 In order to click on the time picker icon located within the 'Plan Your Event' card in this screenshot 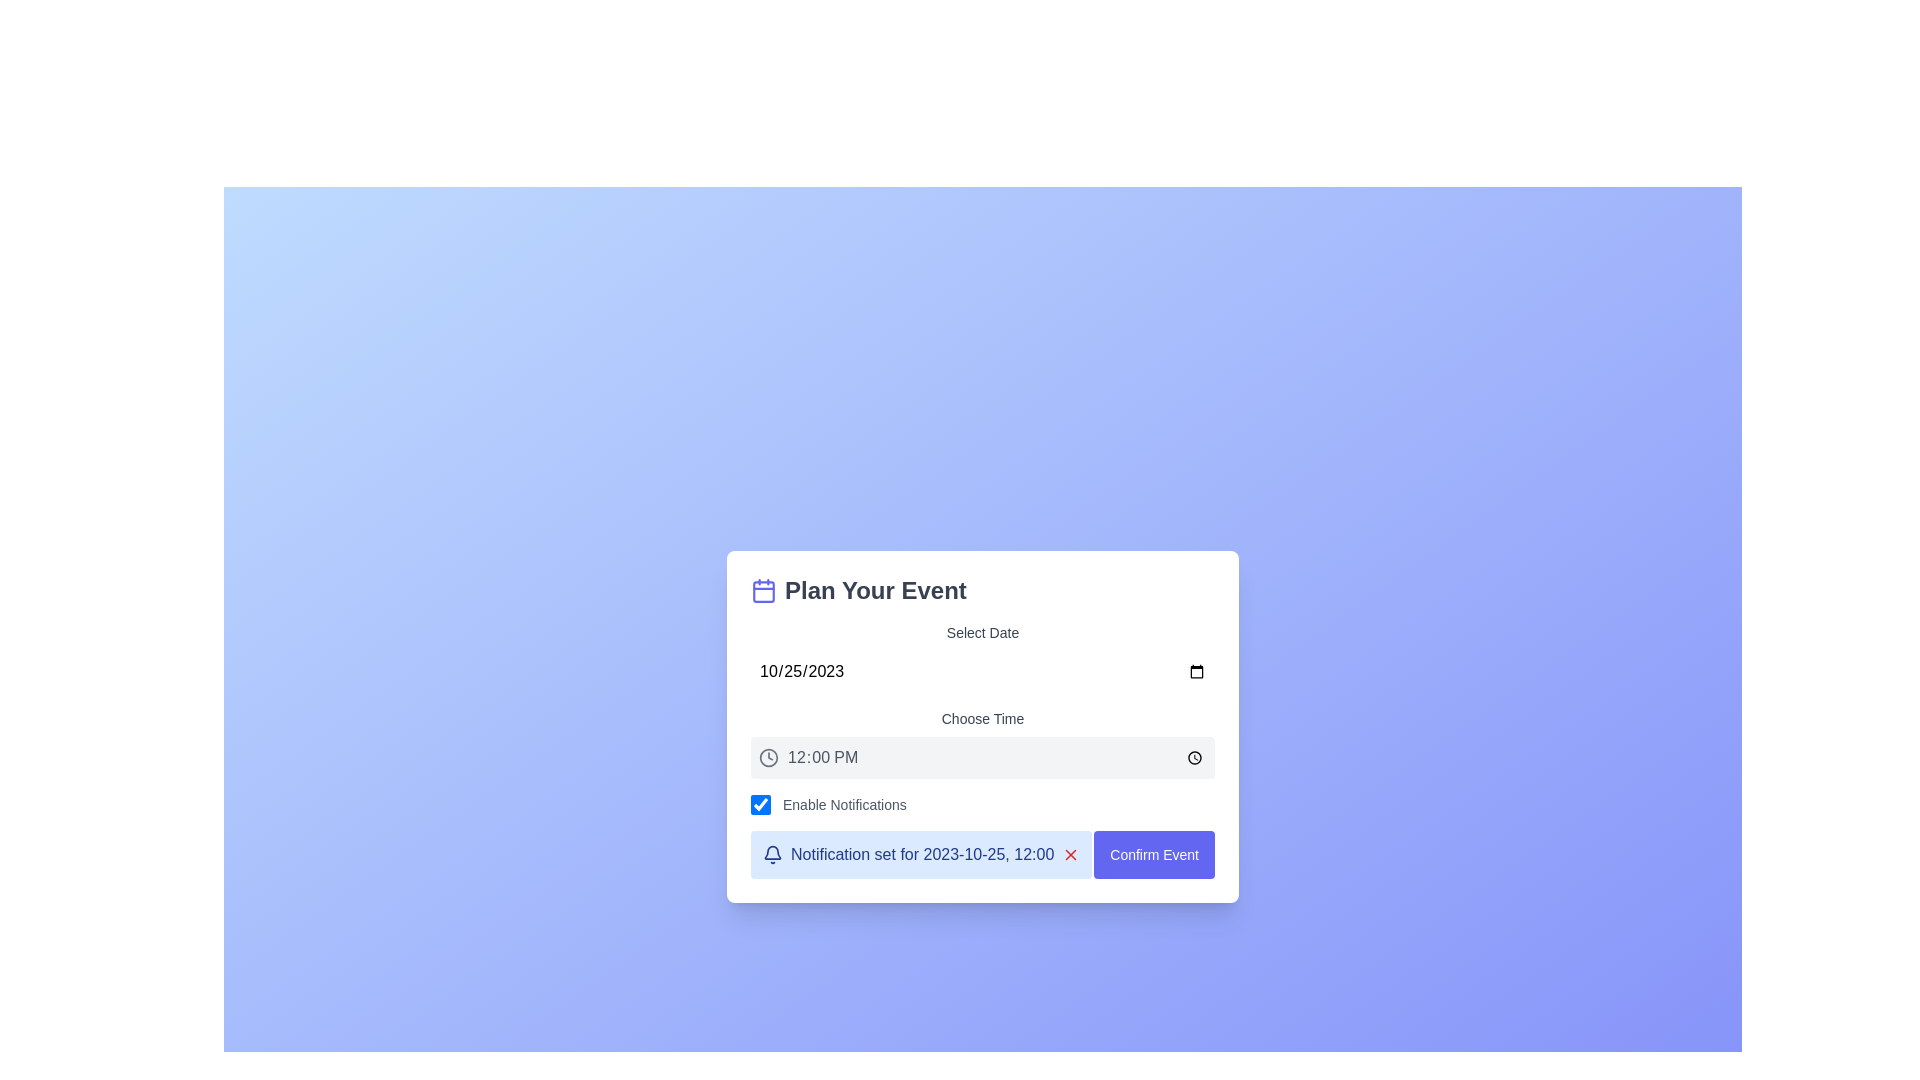, I will do `click(983, 744)`.